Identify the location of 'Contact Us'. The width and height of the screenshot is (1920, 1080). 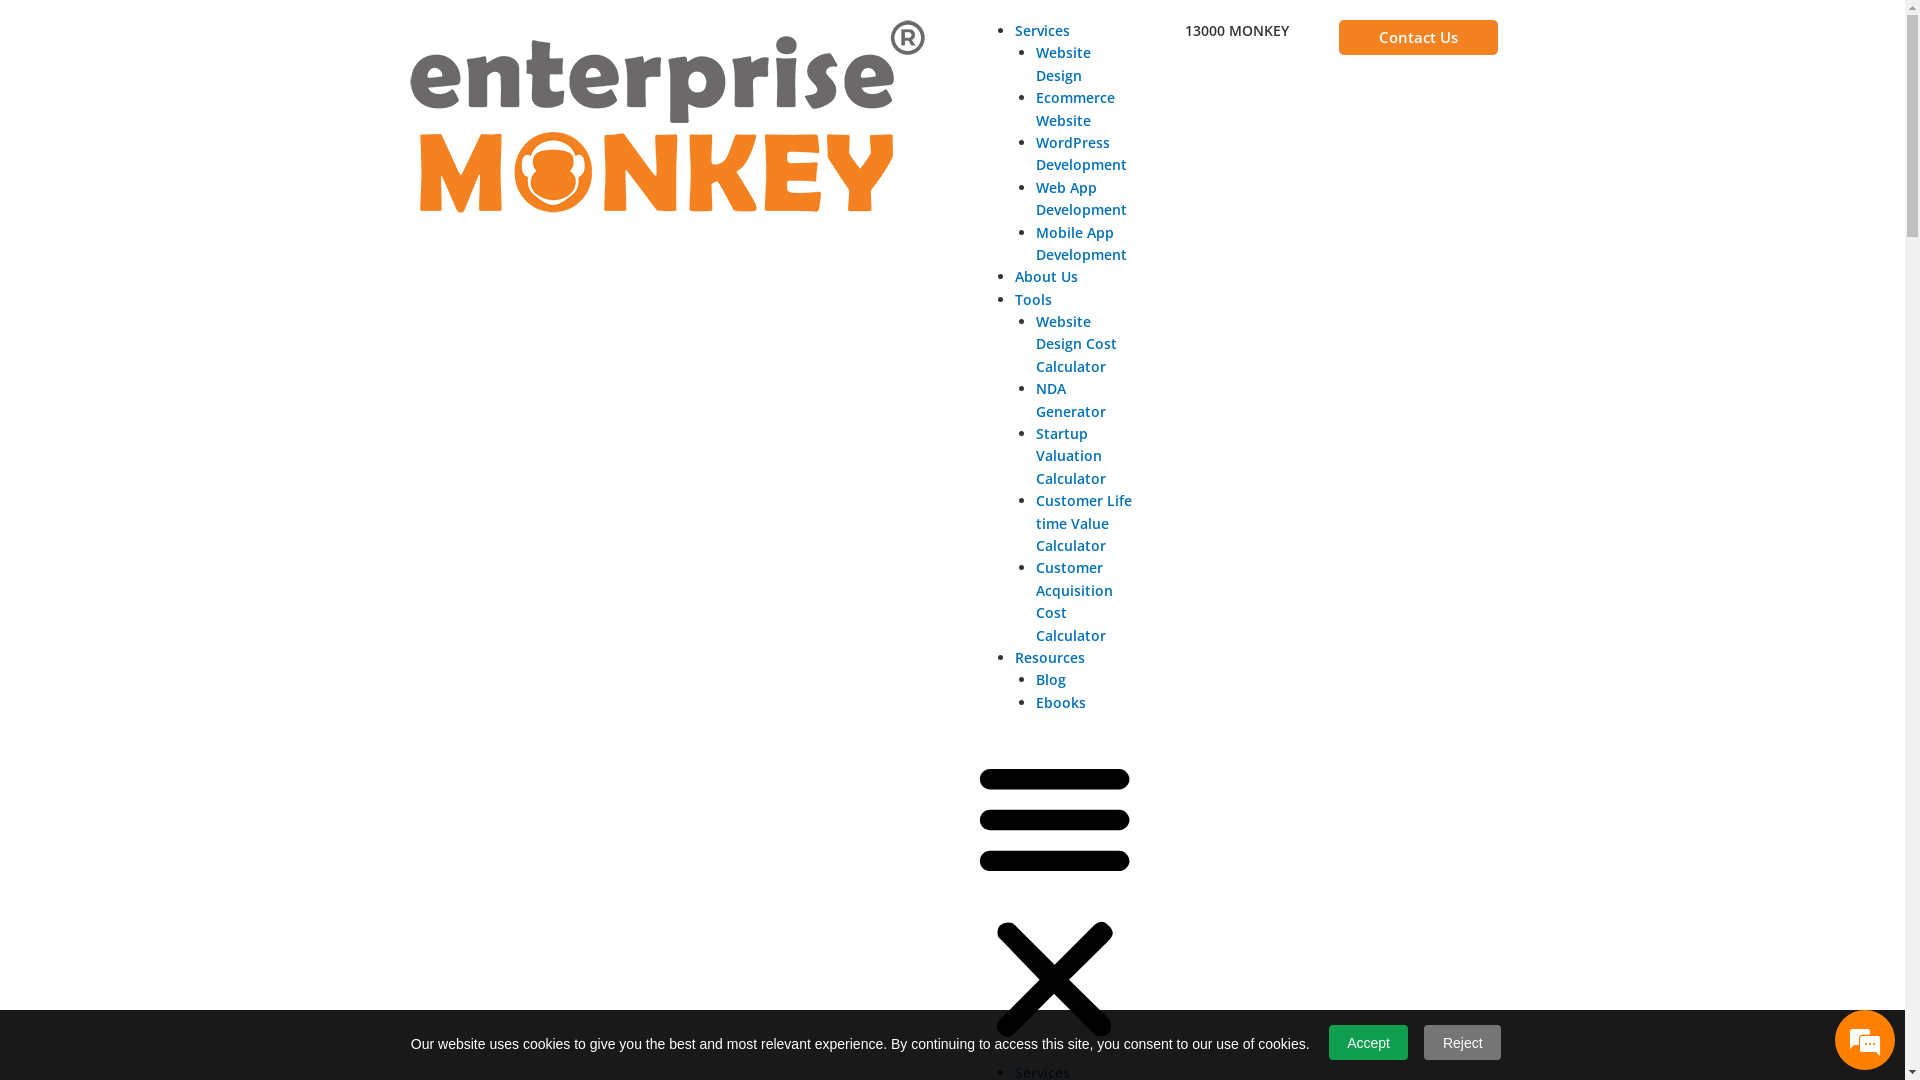
(1339, 37).